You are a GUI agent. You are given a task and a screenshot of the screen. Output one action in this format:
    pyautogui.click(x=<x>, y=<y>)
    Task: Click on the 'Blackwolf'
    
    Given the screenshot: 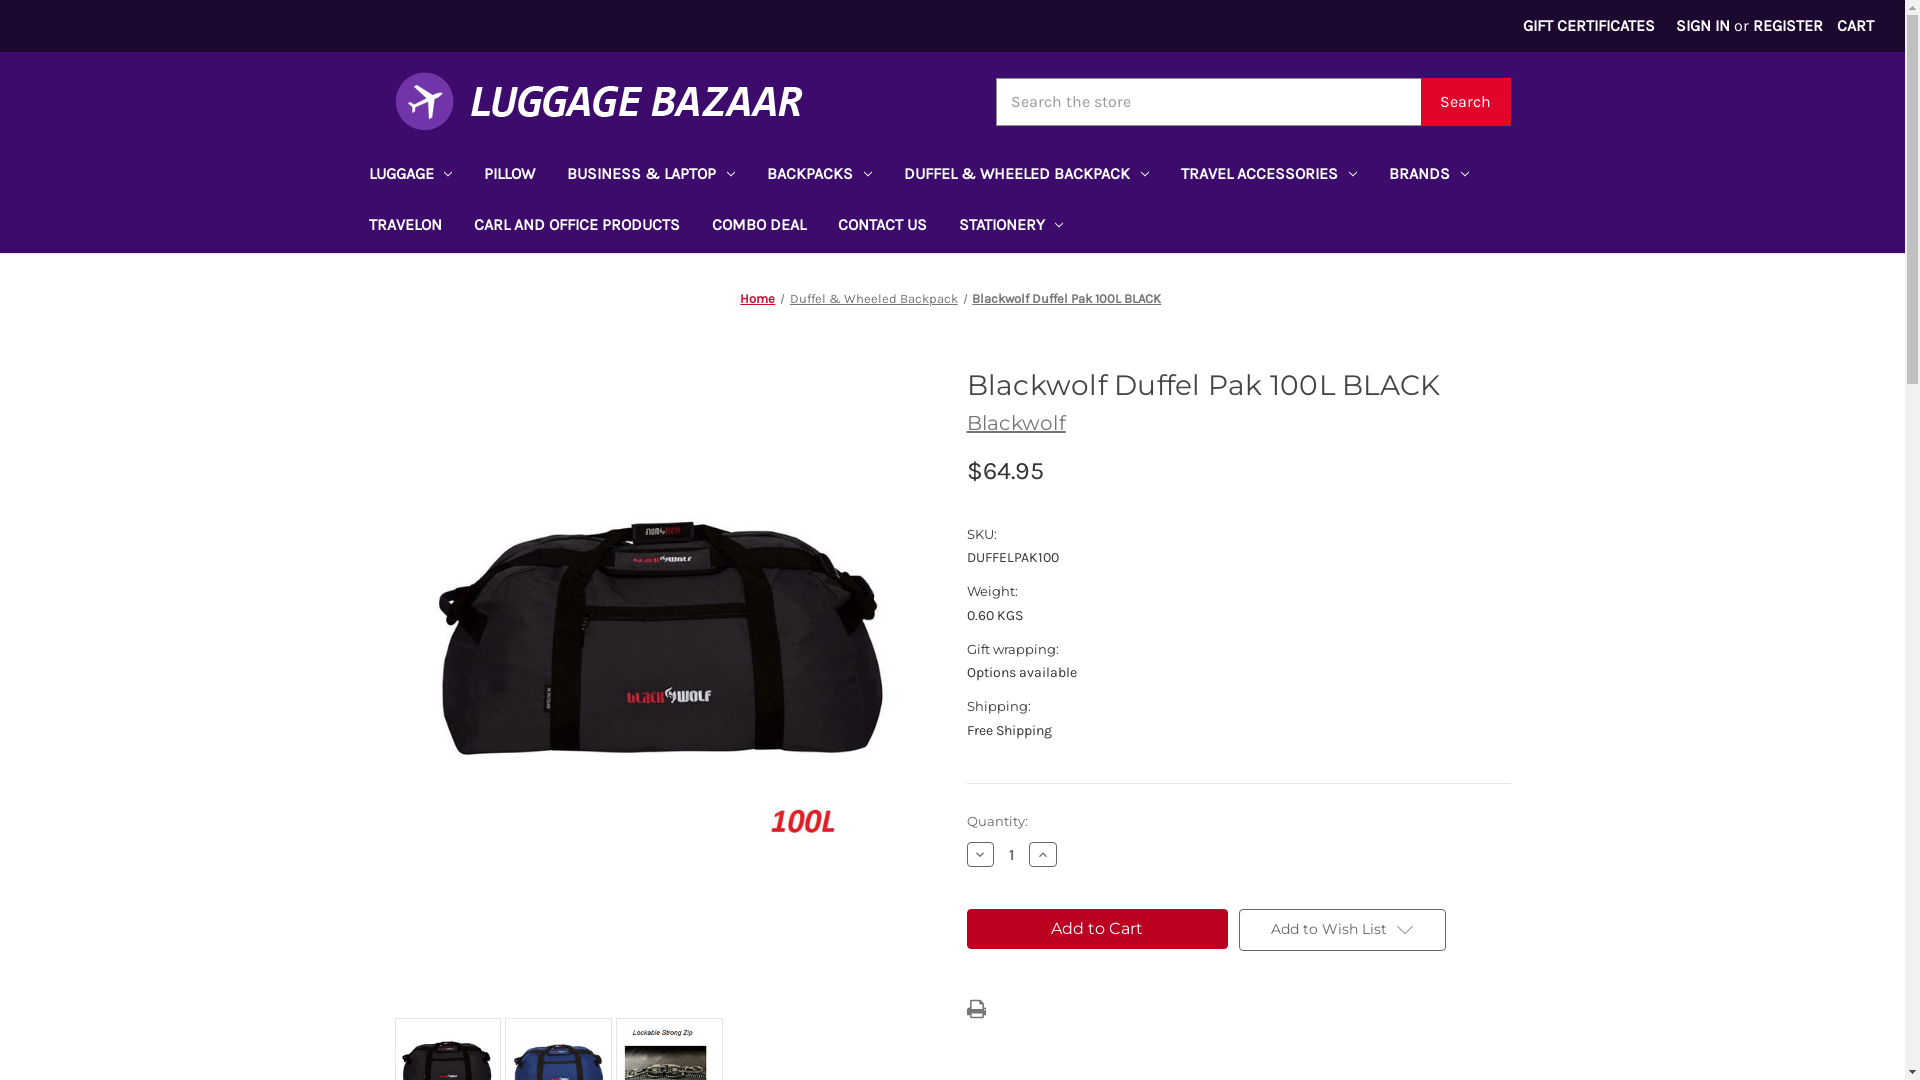 What is the action you would take?
    pyautogui.click(x=1015, y=422)
    